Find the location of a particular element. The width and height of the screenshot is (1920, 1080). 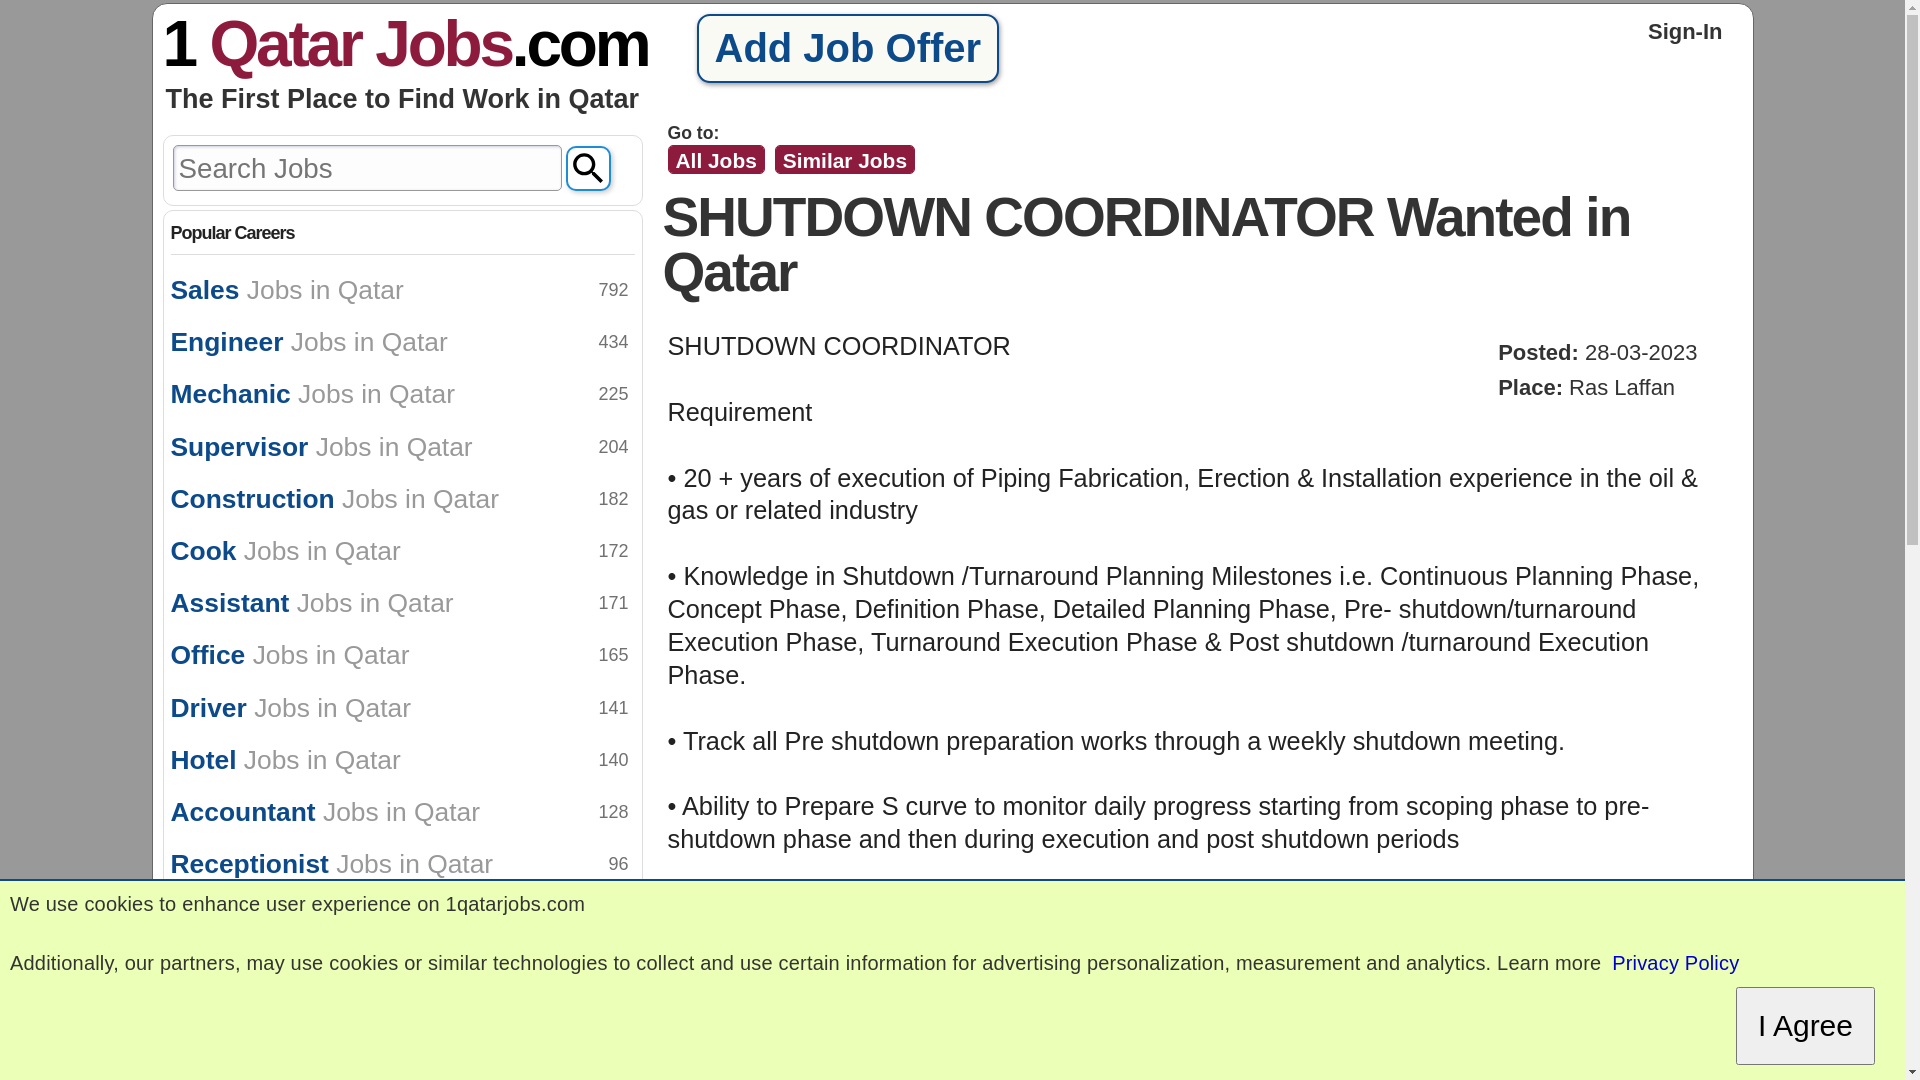

'Similar Jobs' is located at coordinates (844, 158).